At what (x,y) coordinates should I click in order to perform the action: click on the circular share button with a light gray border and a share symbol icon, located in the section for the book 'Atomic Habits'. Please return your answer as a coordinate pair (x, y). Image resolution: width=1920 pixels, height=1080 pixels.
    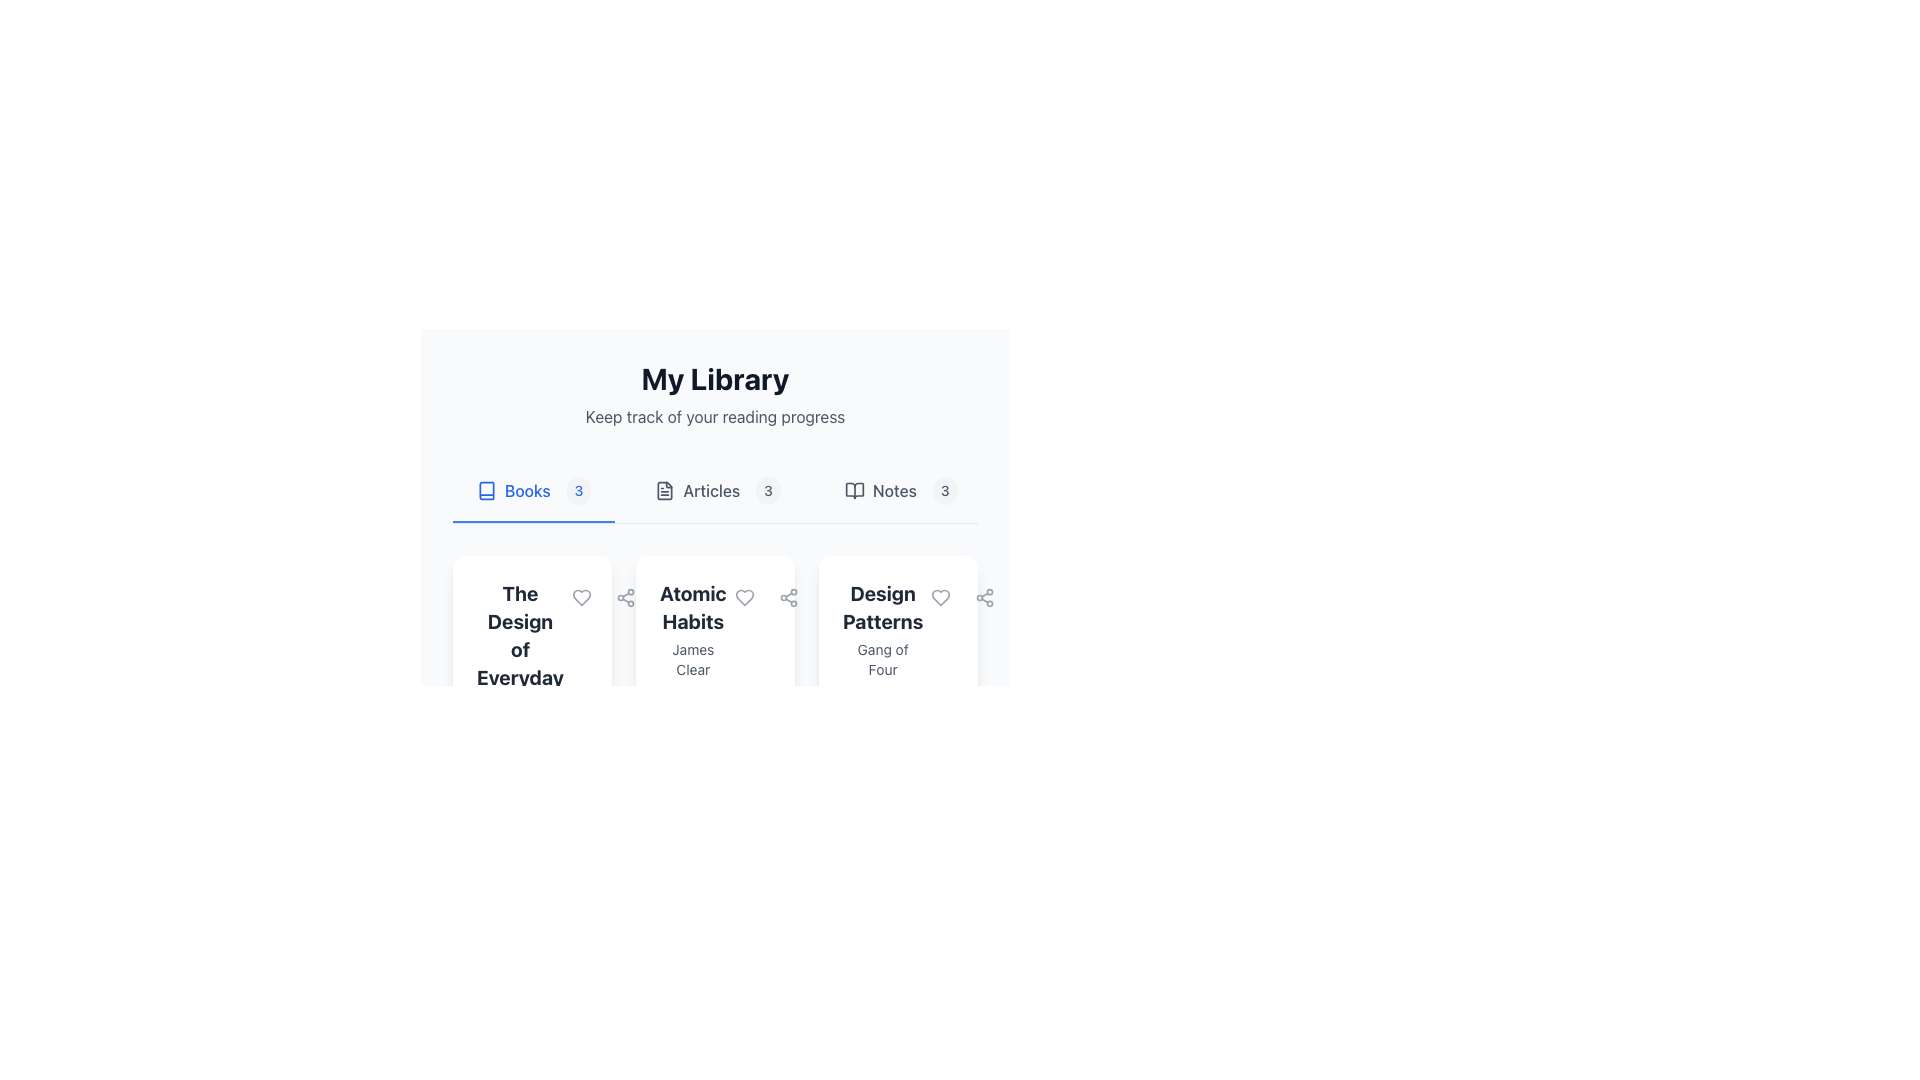
    Looking at the image, I should click on (787, 596).